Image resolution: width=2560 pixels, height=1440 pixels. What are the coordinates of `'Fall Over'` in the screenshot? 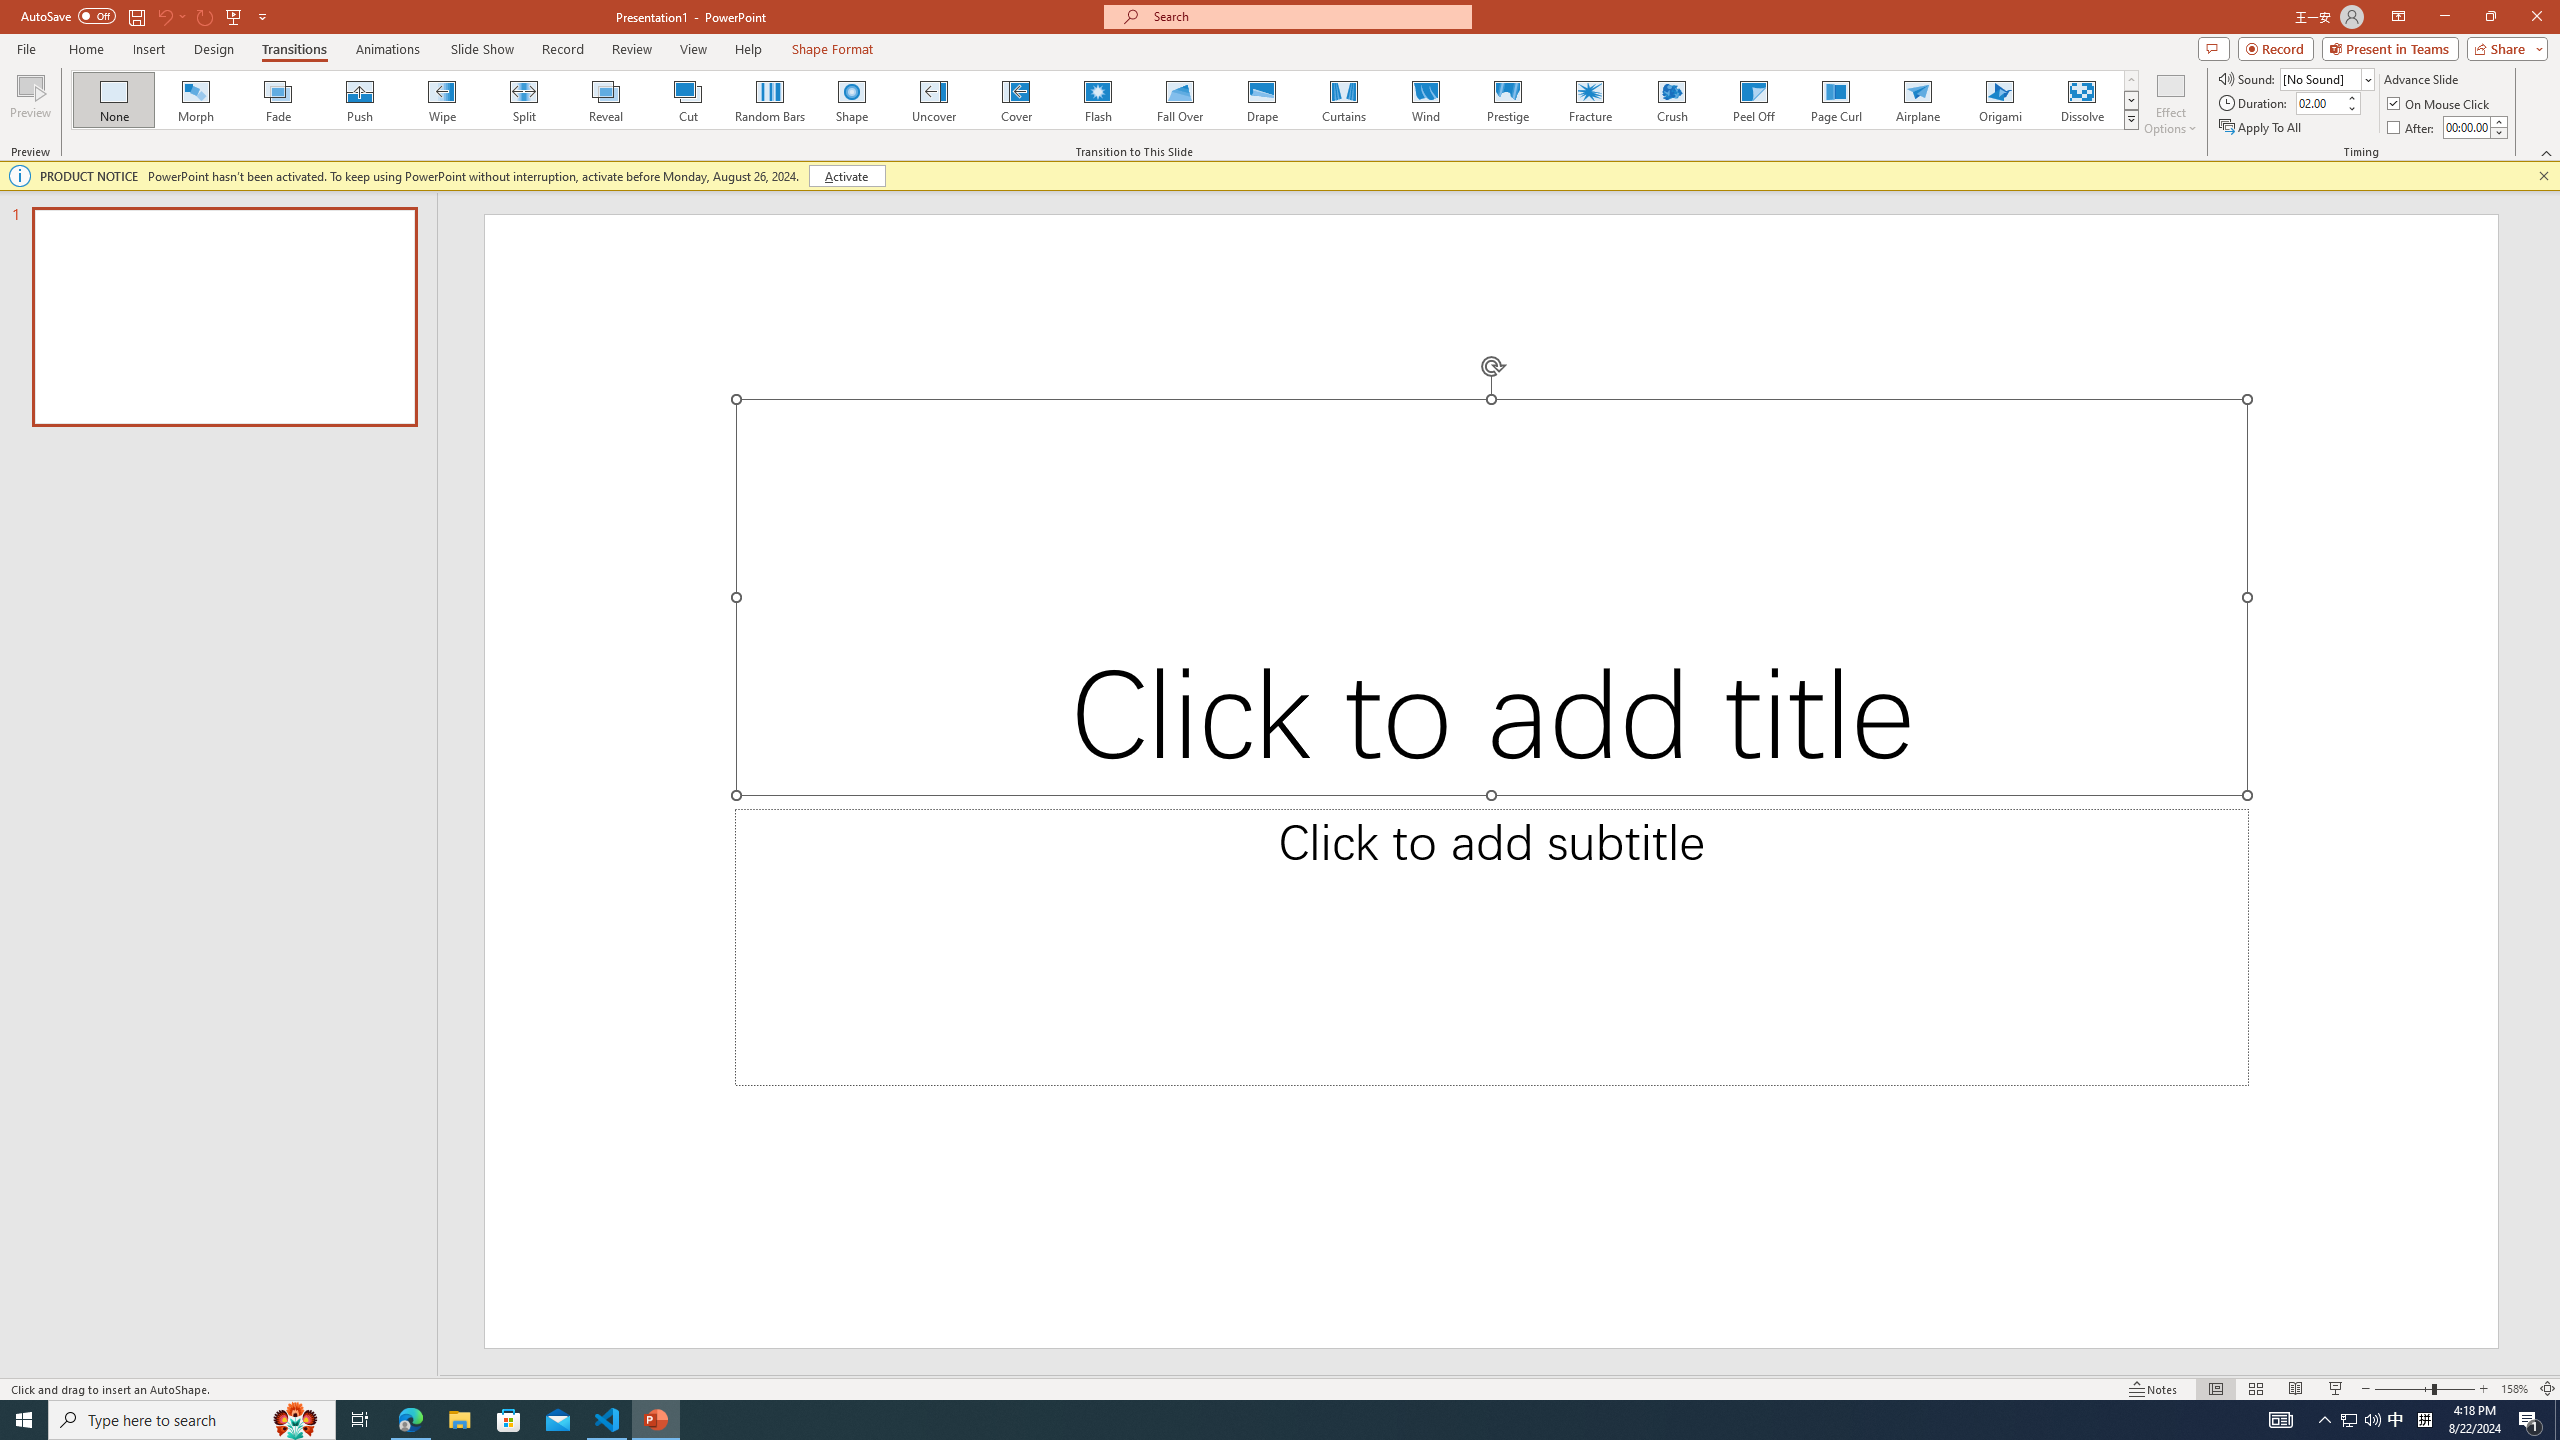 It's located at (1179, 99).